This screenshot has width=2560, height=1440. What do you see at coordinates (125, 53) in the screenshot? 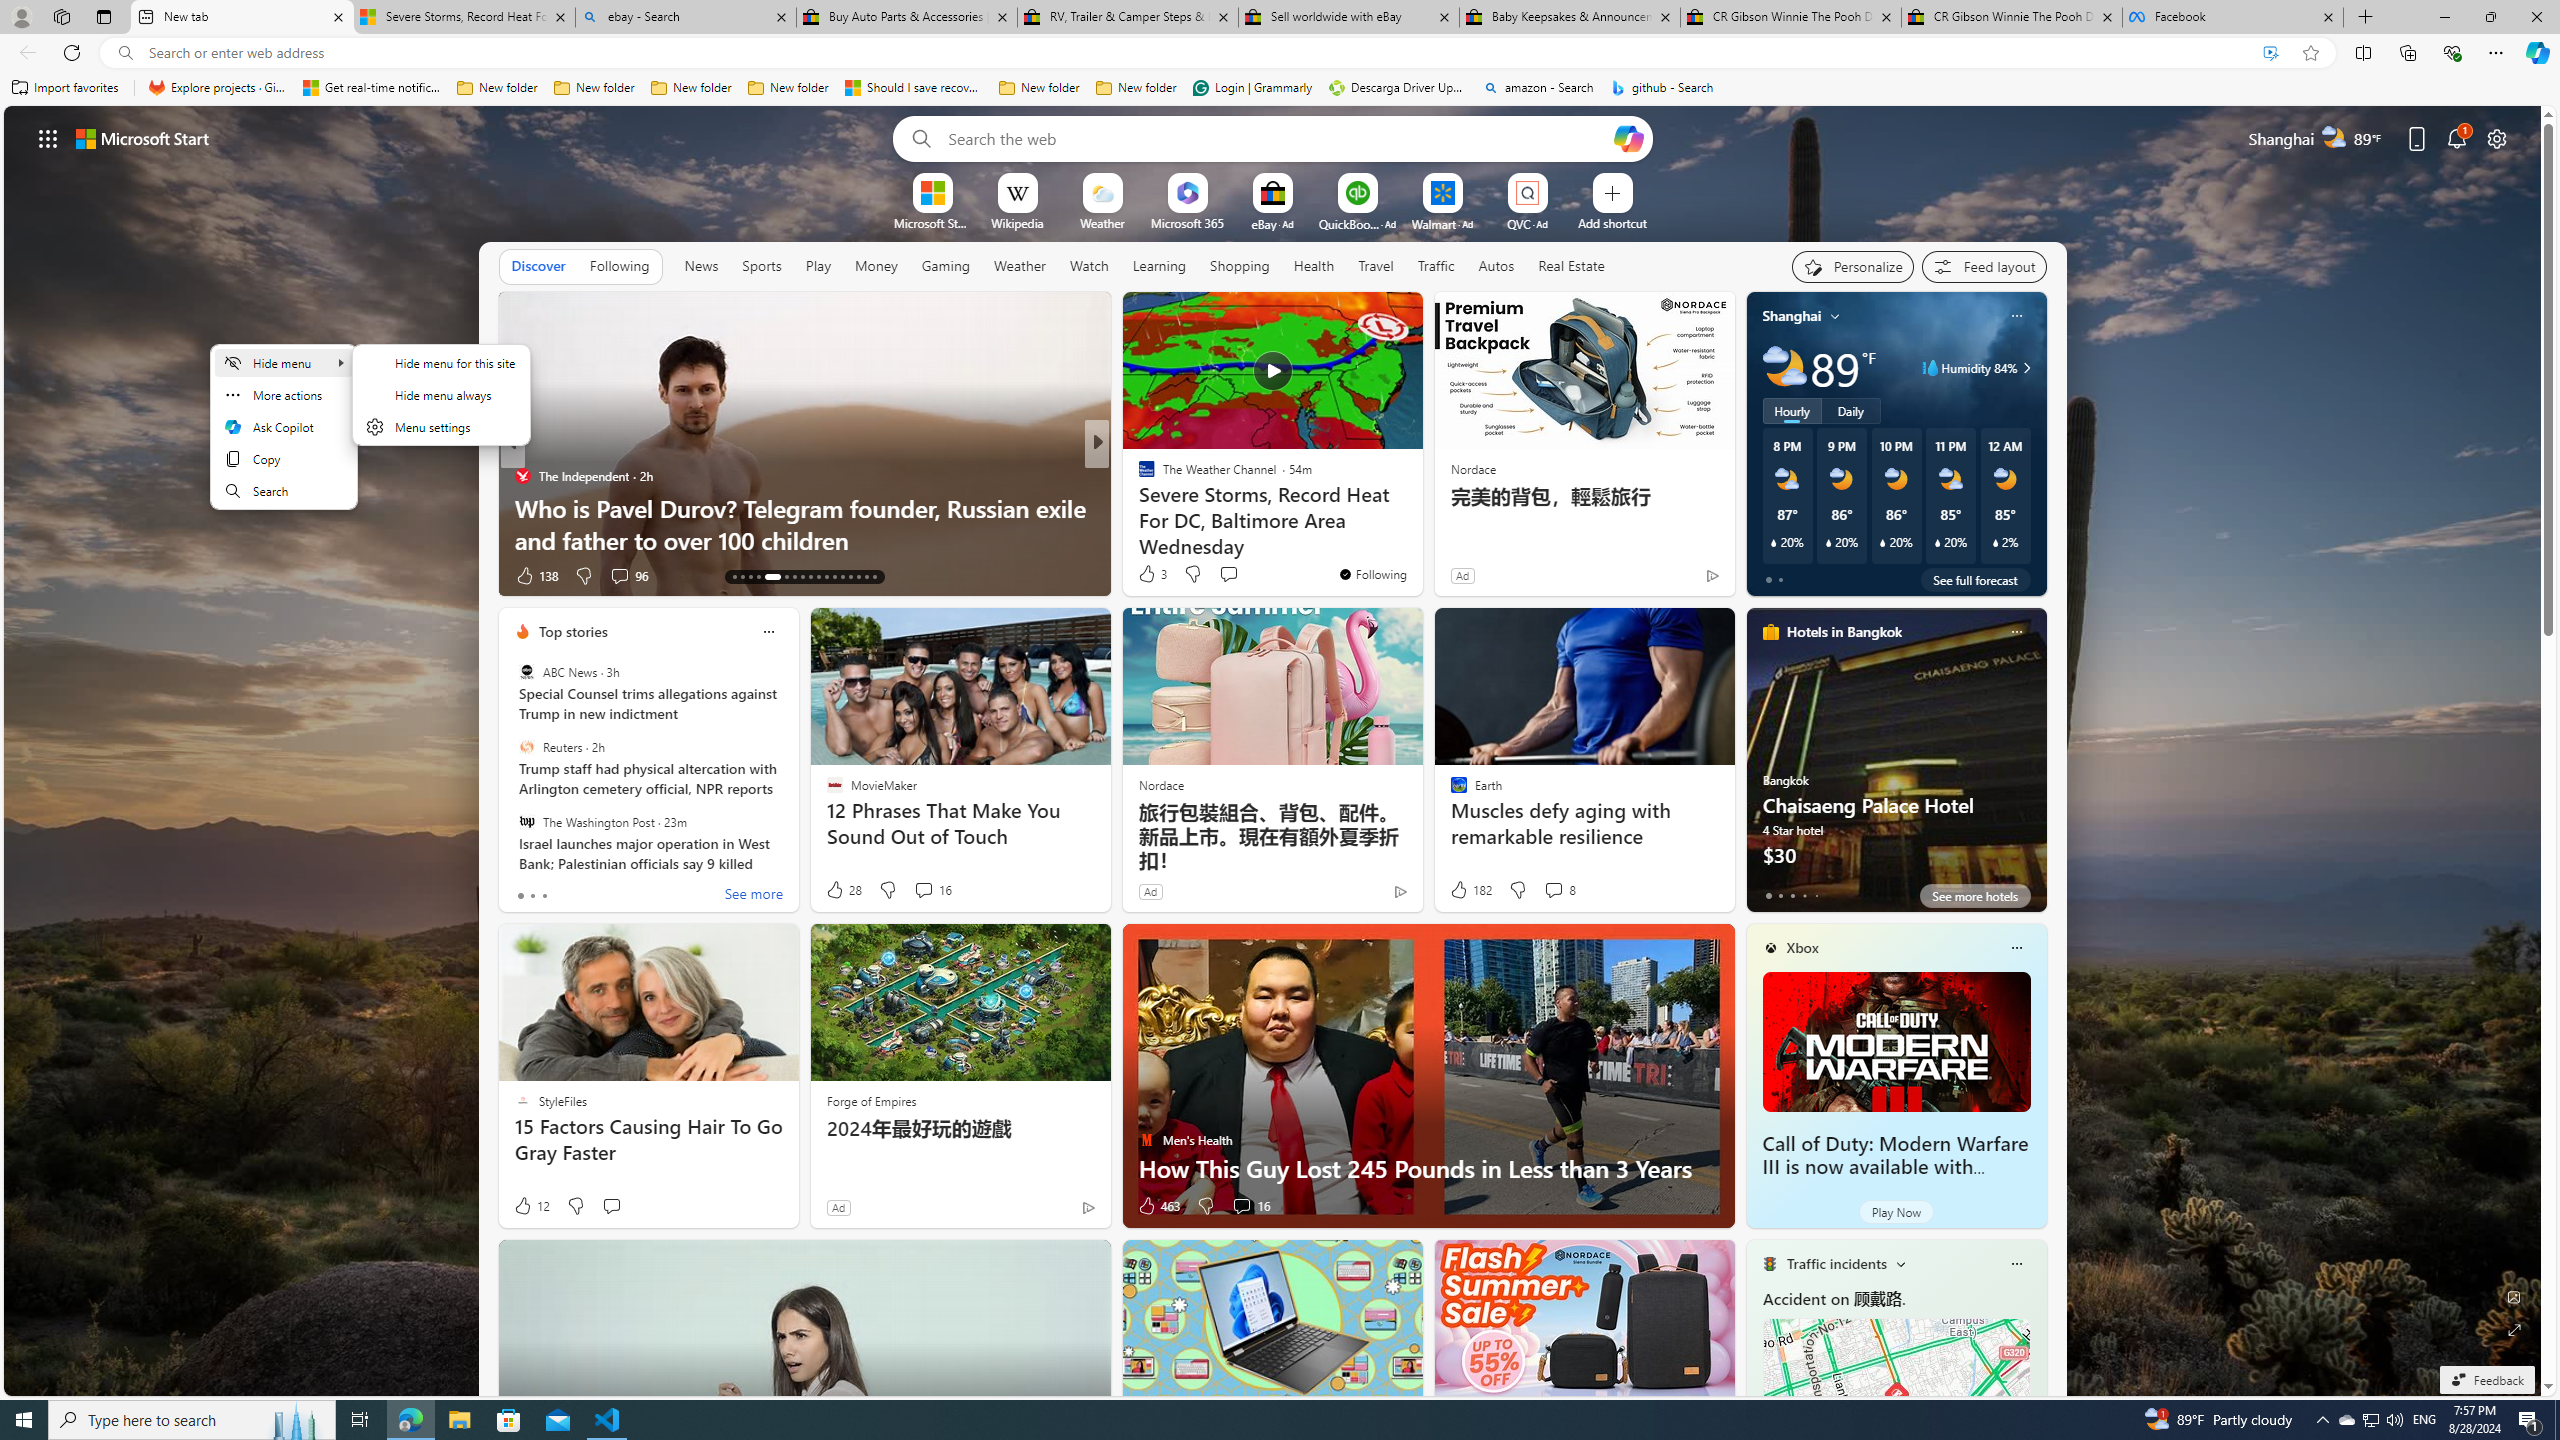
I see `'Search icon'` at bounding box center [125, 53].